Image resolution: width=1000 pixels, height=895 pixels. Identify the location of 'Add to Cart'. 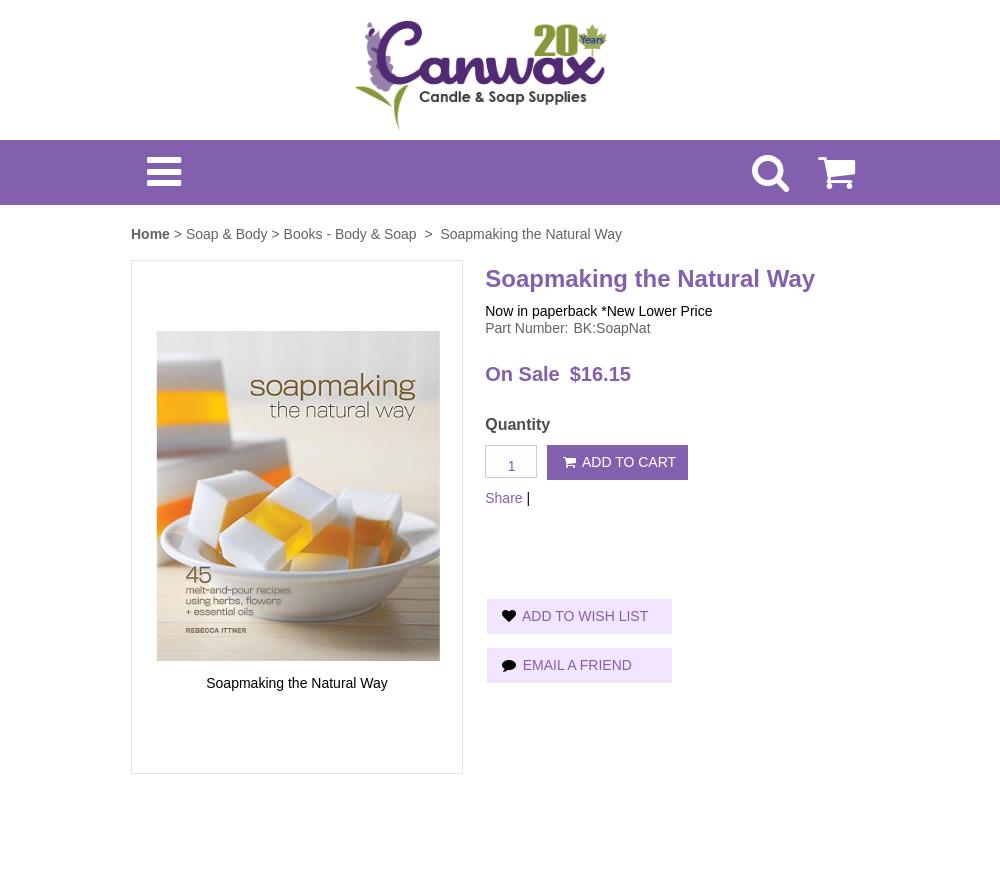
(627, 460).